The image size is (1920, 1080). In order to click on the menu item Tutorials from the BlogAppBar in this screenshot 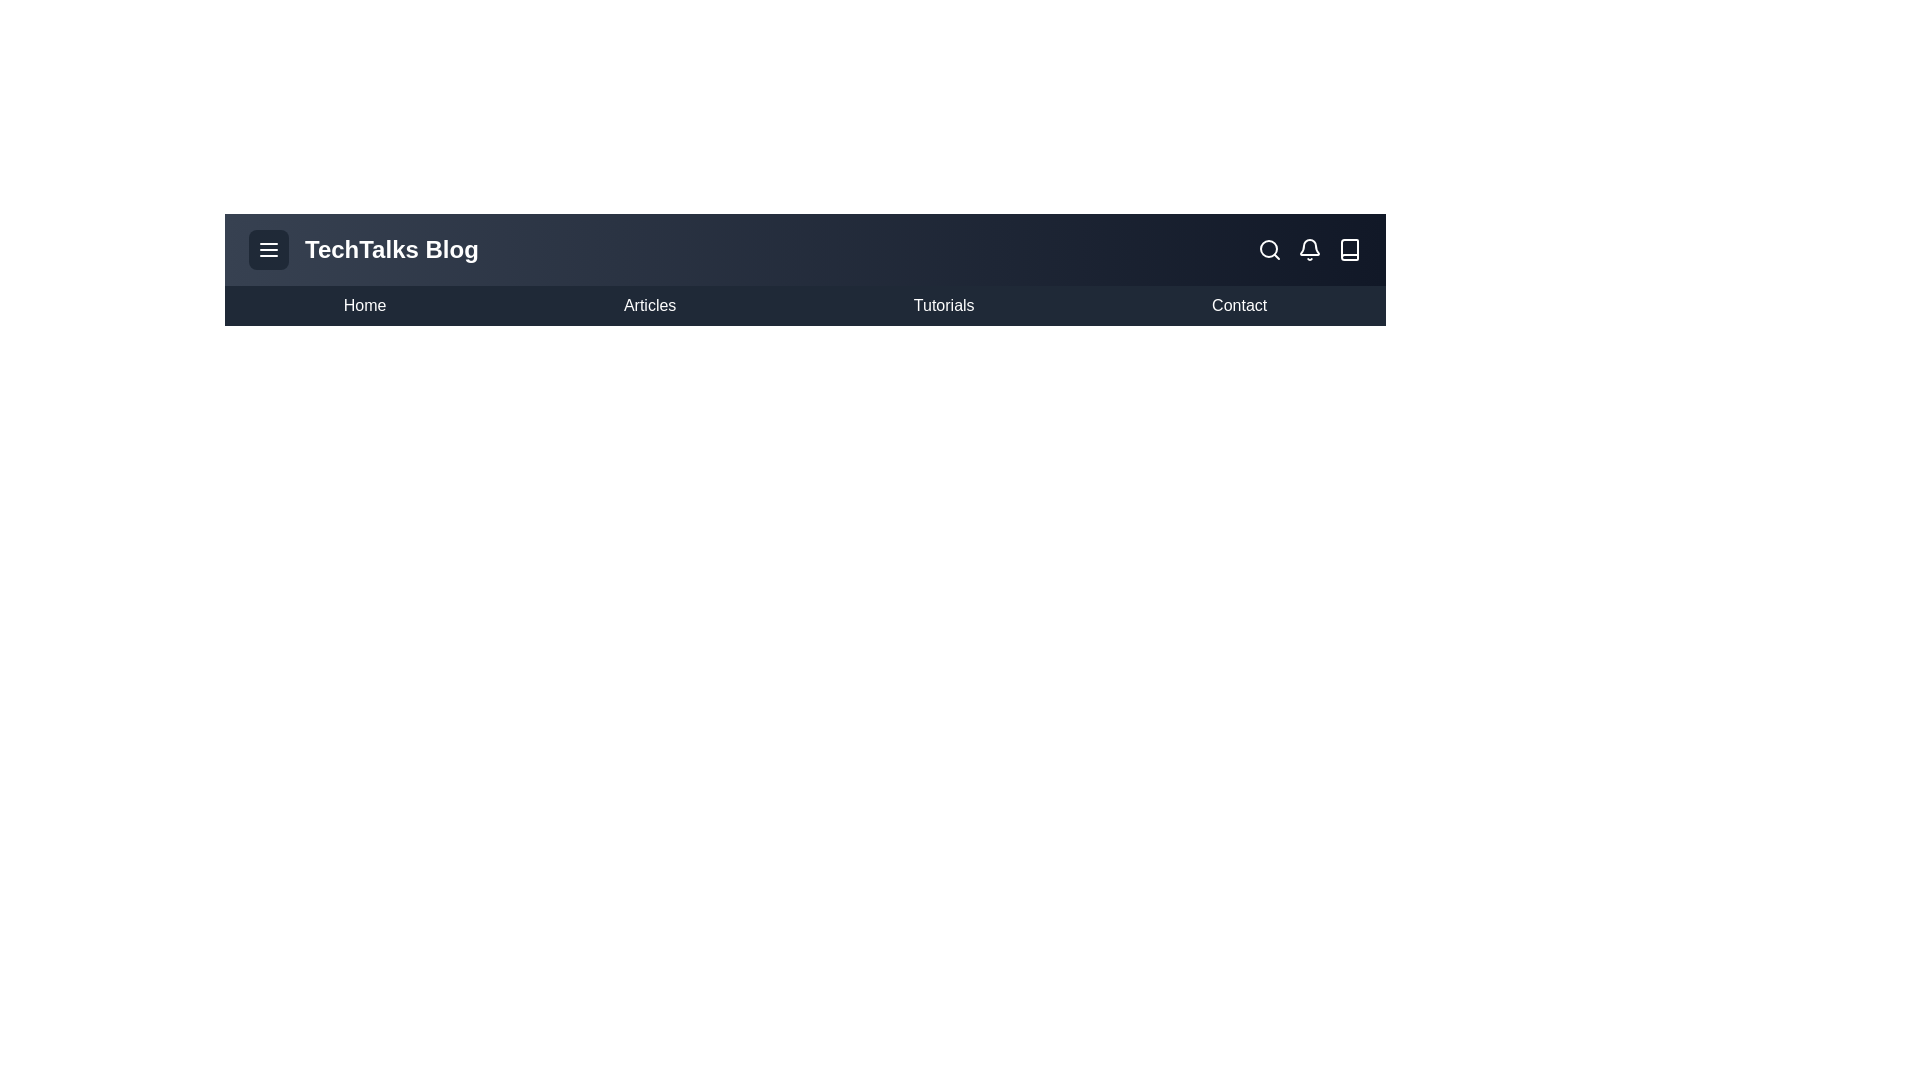, I will do `click(943, 305)`.